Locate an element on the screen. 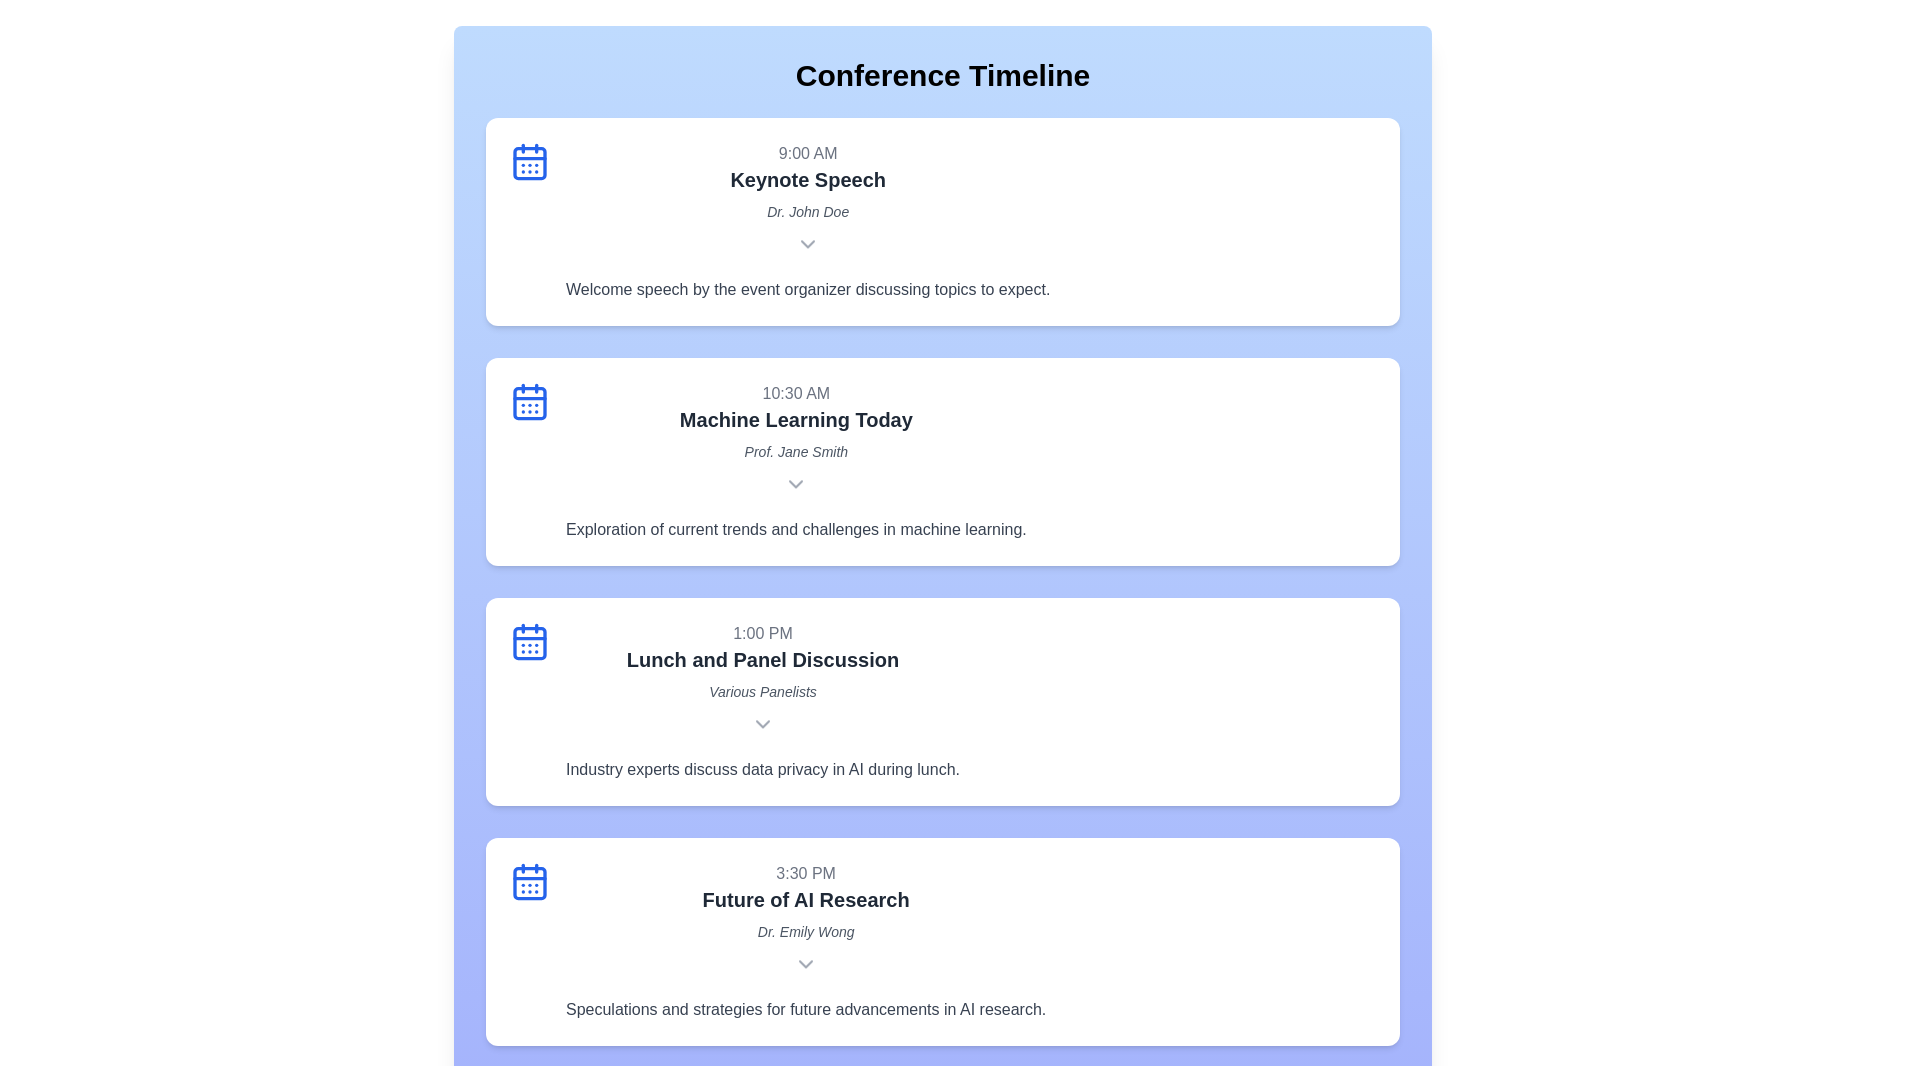 Image resolution: width=1920 pixels, height=1080 pixels. the expandable content icon located within the 'Keynote Speech' conference event card, positioned below 'Dr. John Doe' and above the description text is located at coordinates (807, 245).